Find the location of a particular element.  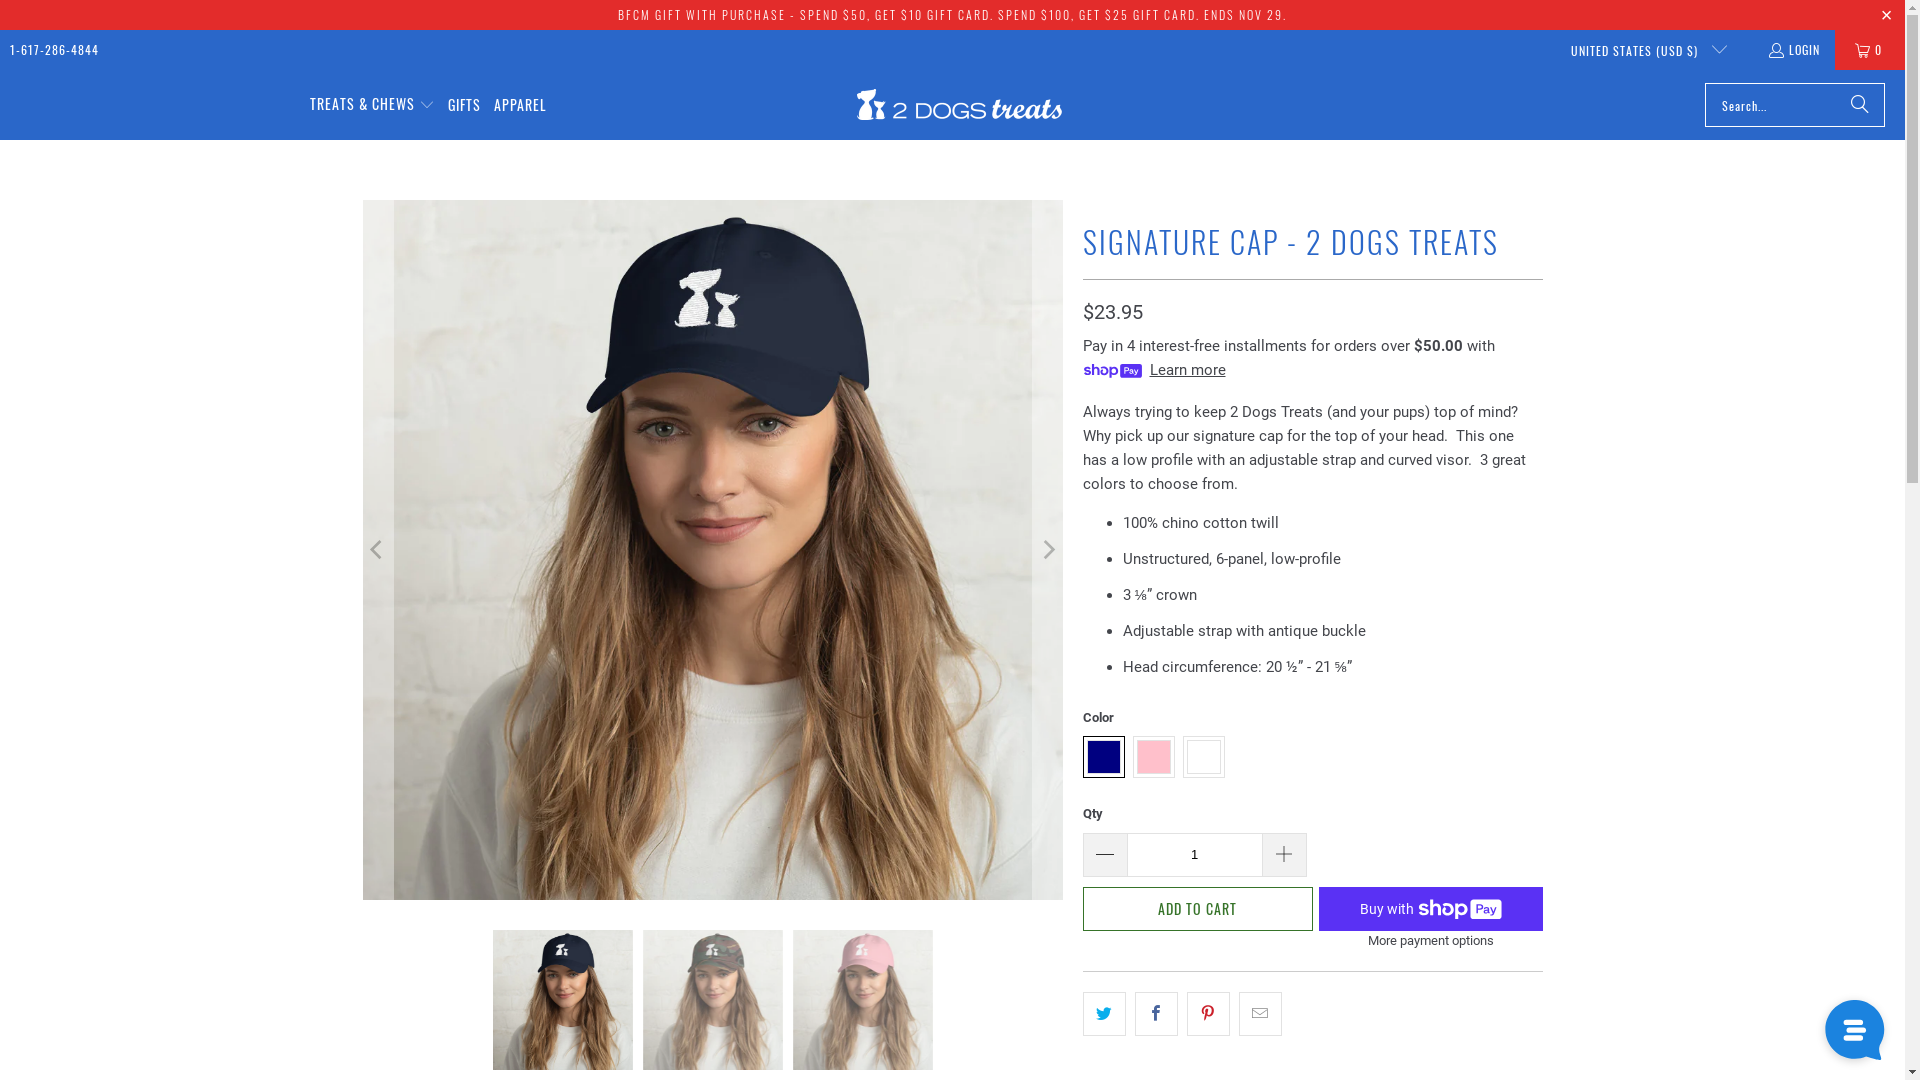

'Share this on Pinterest' is located at coordinates (1207, 1014).